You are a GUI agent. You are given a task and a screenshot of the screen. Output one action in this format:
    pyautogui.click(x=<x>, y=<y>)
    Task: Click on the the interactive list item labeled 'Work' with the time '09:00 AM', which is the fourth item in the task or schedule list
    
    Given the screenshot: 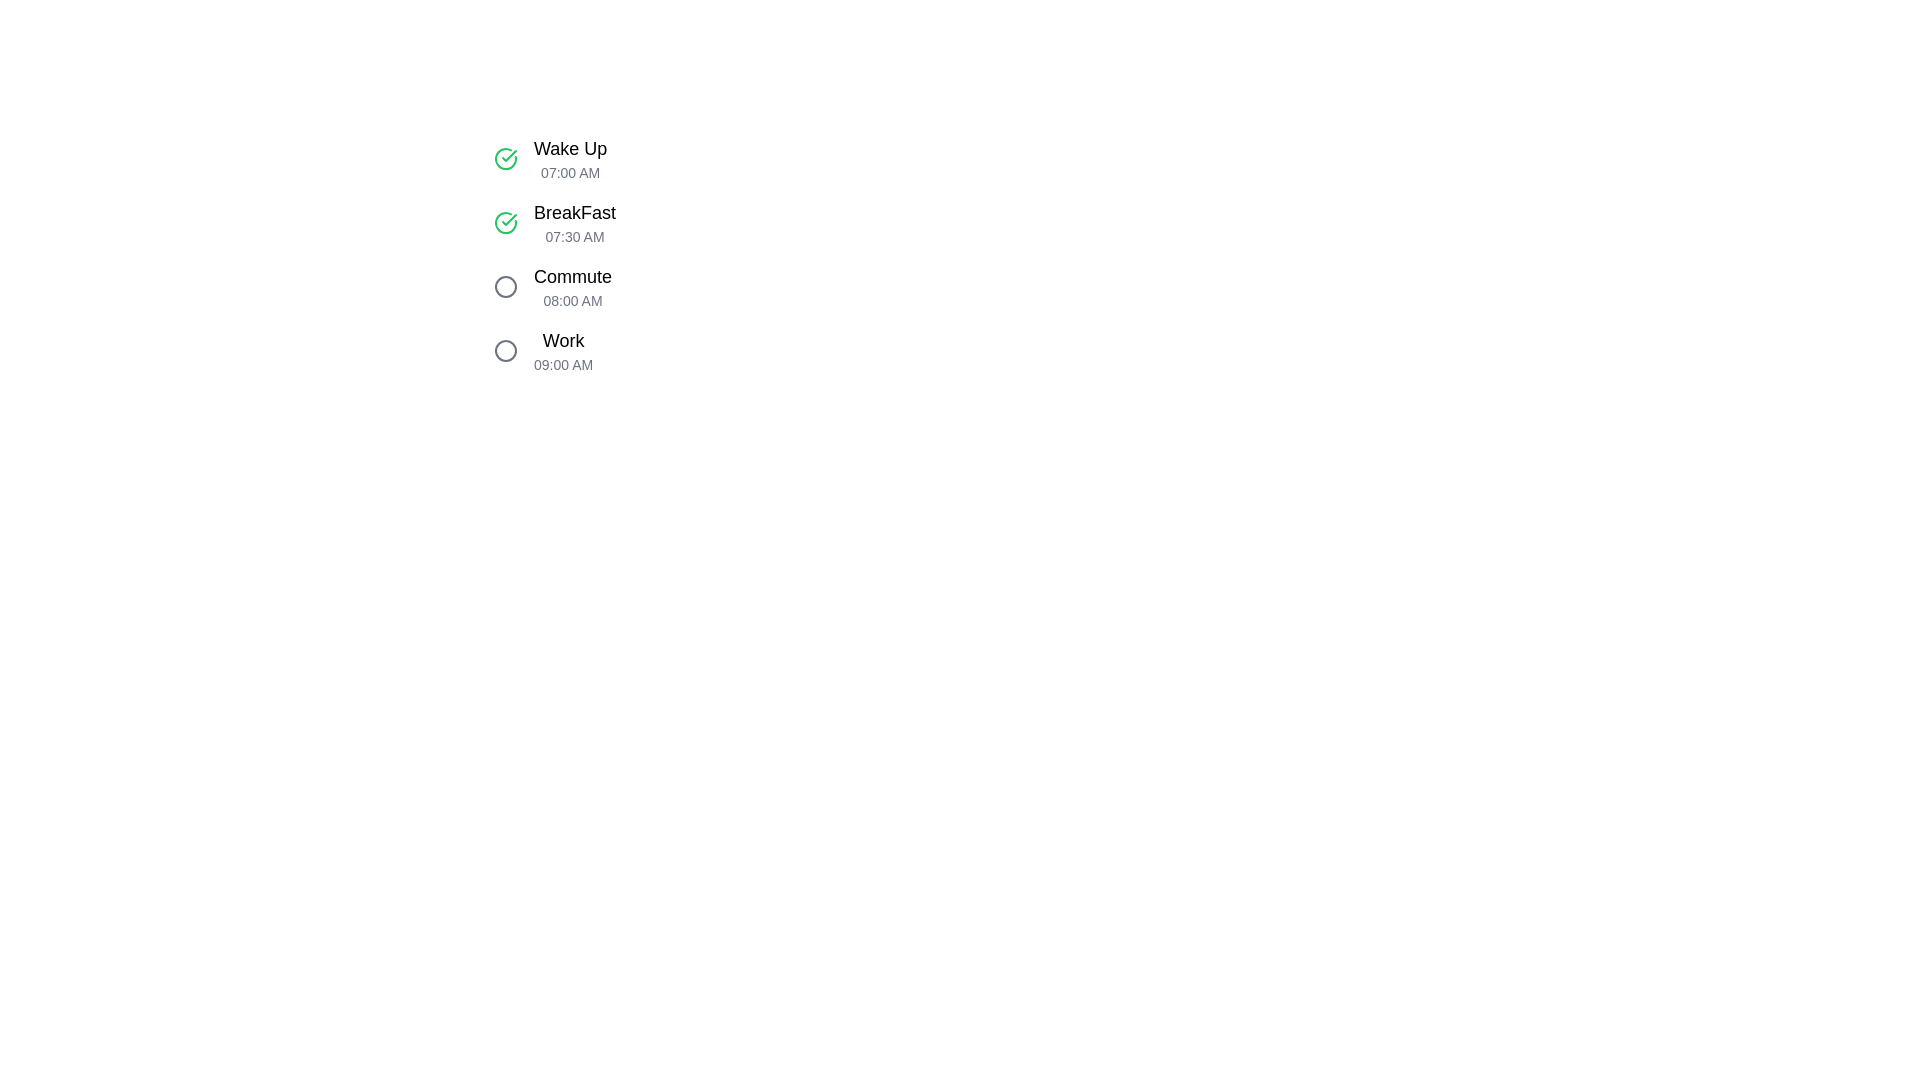 What is the action you would take?
    pyautogui.click(x=686, y=350)
    